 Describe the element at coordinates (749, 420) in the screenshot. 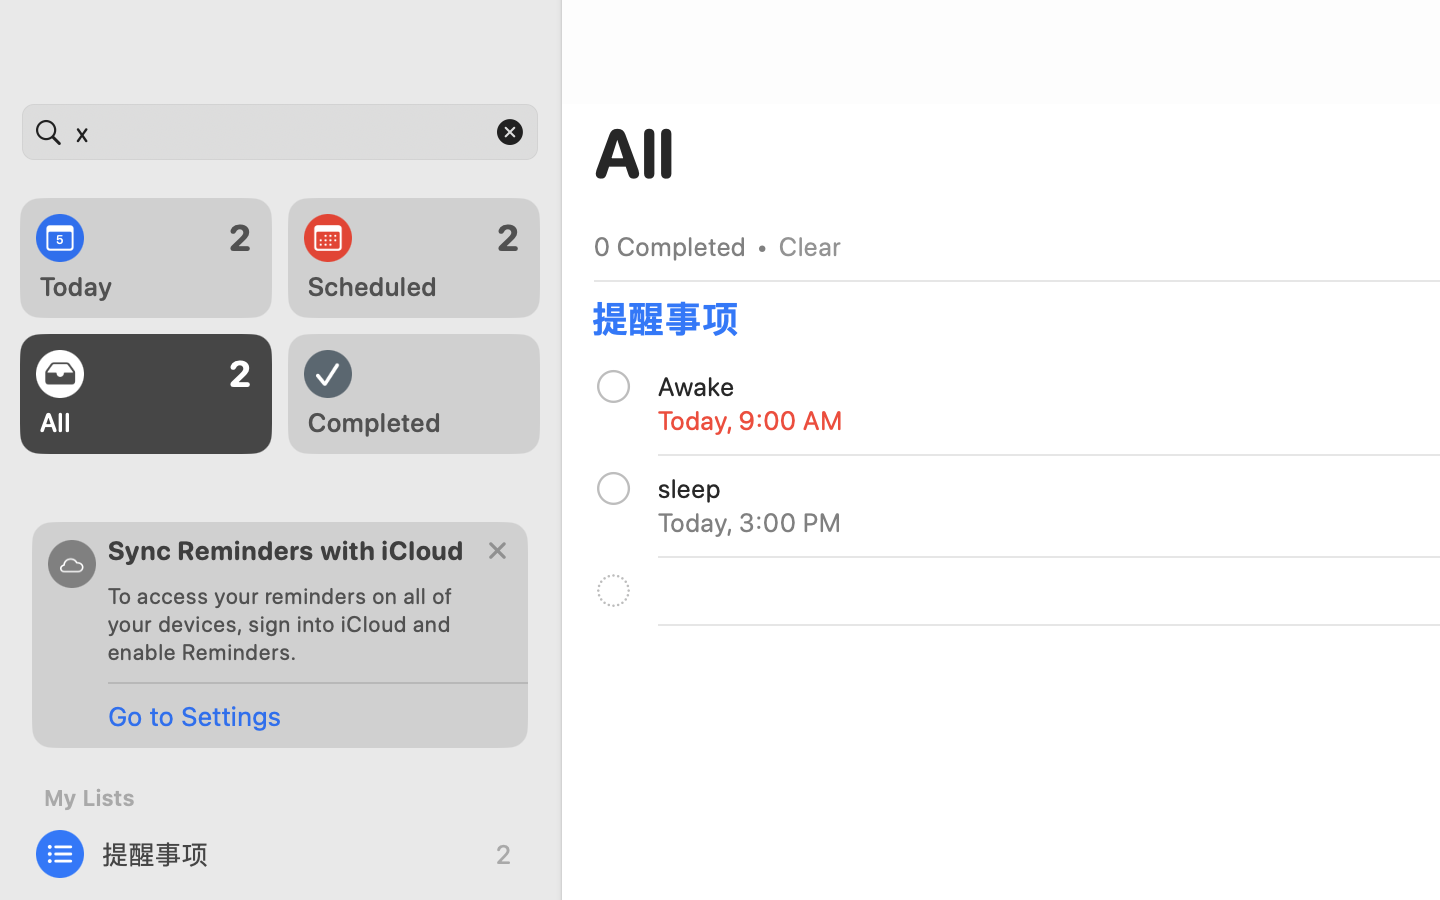

I see `'Today, 9:00 AM'` at that location.